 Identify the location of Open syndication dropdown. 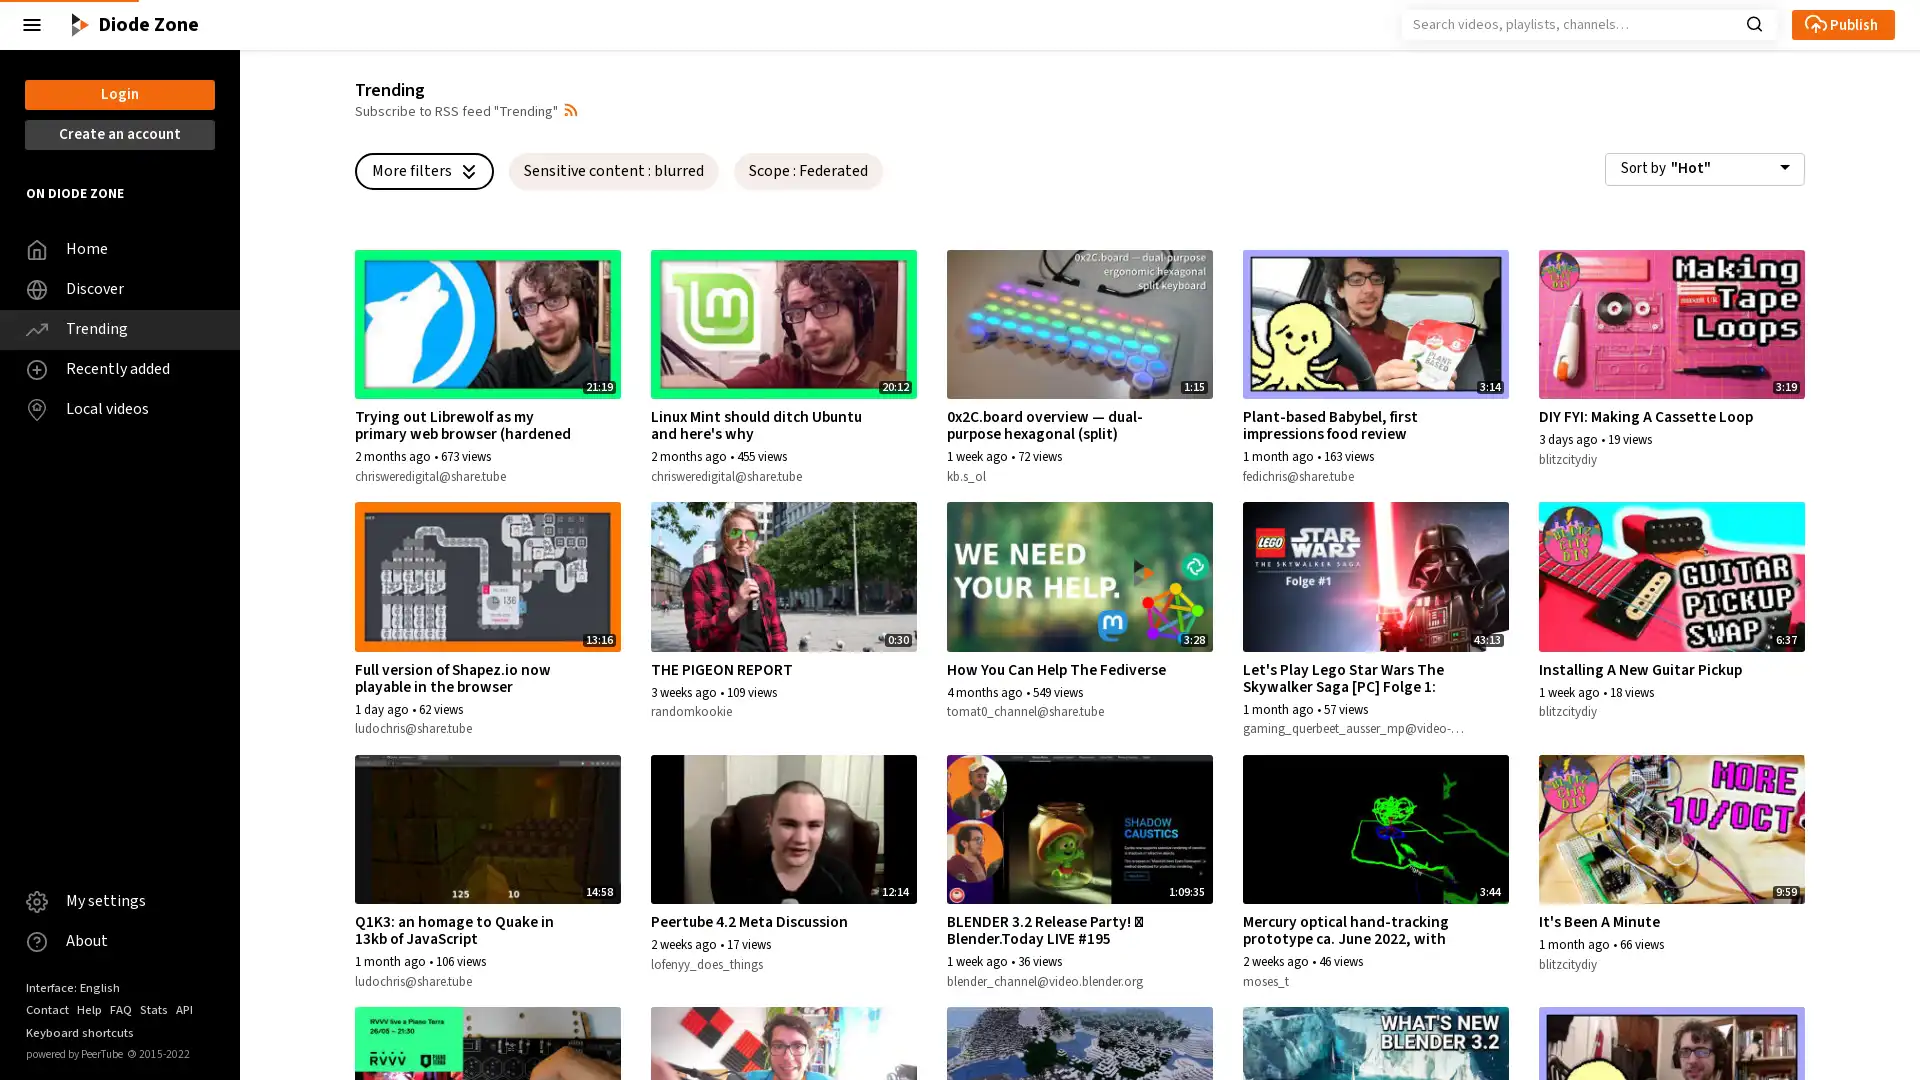
(570, 108).